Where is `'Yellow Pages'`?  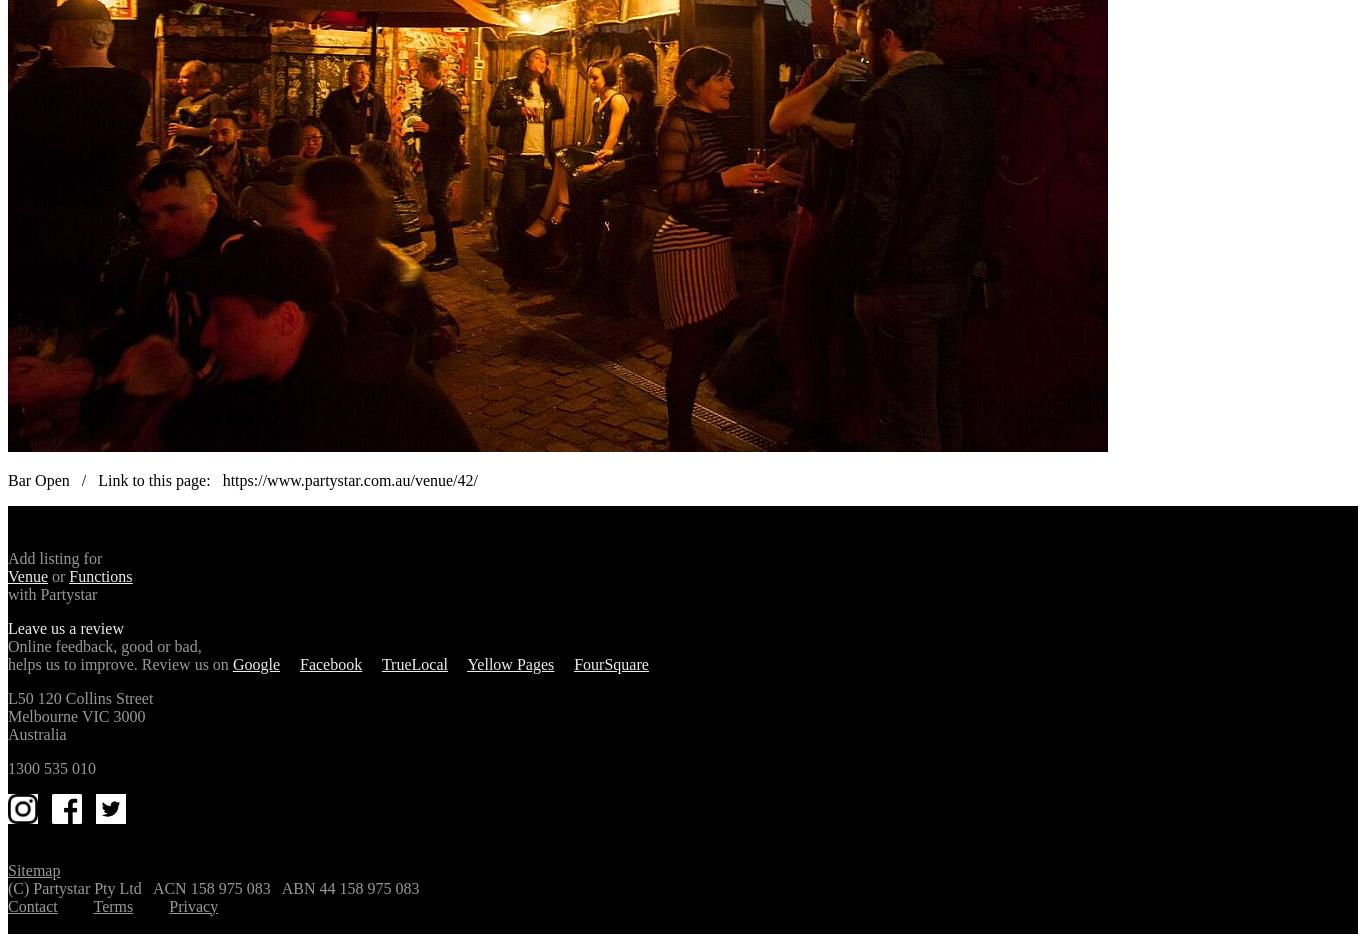
'Yellow Pages' is located at coordinates (510, 662).